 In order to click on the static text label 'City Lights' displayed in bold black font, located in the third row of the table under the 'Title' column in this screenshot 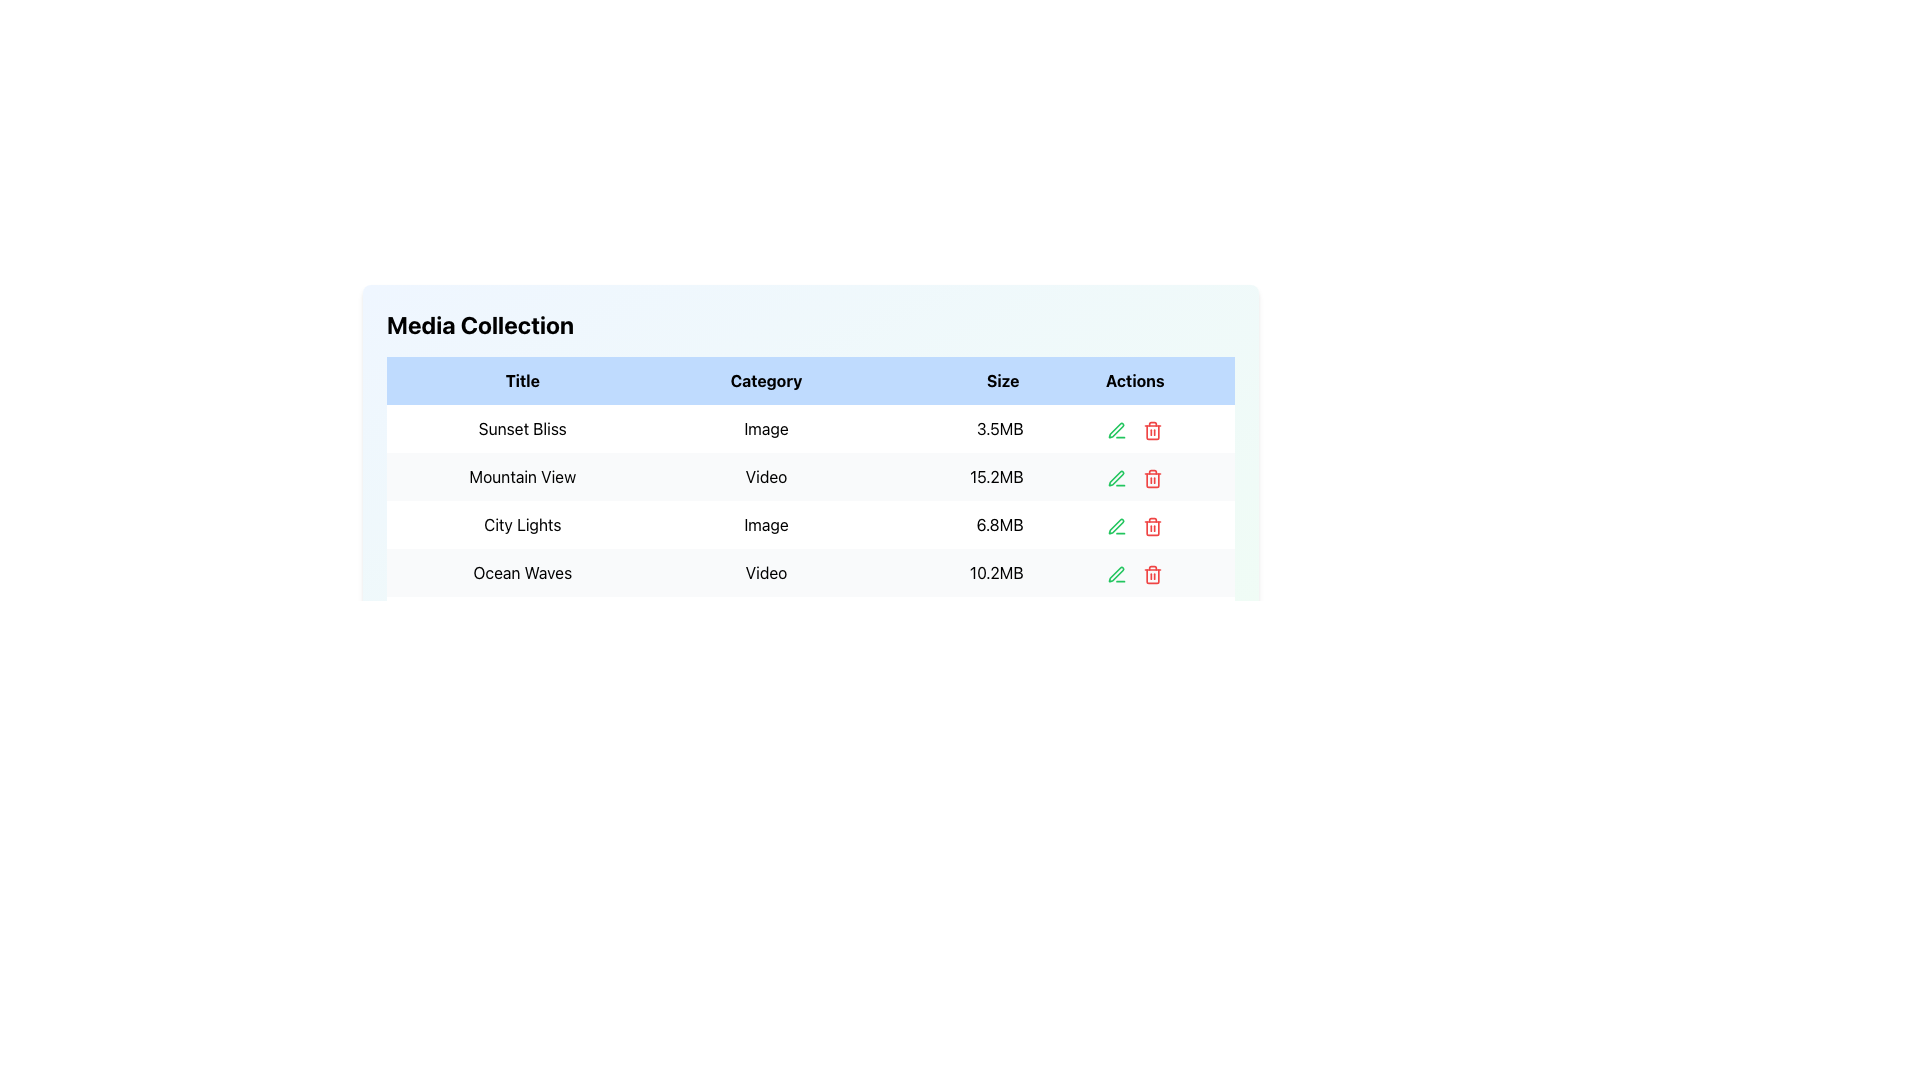, I will do `click(522, 523)`.